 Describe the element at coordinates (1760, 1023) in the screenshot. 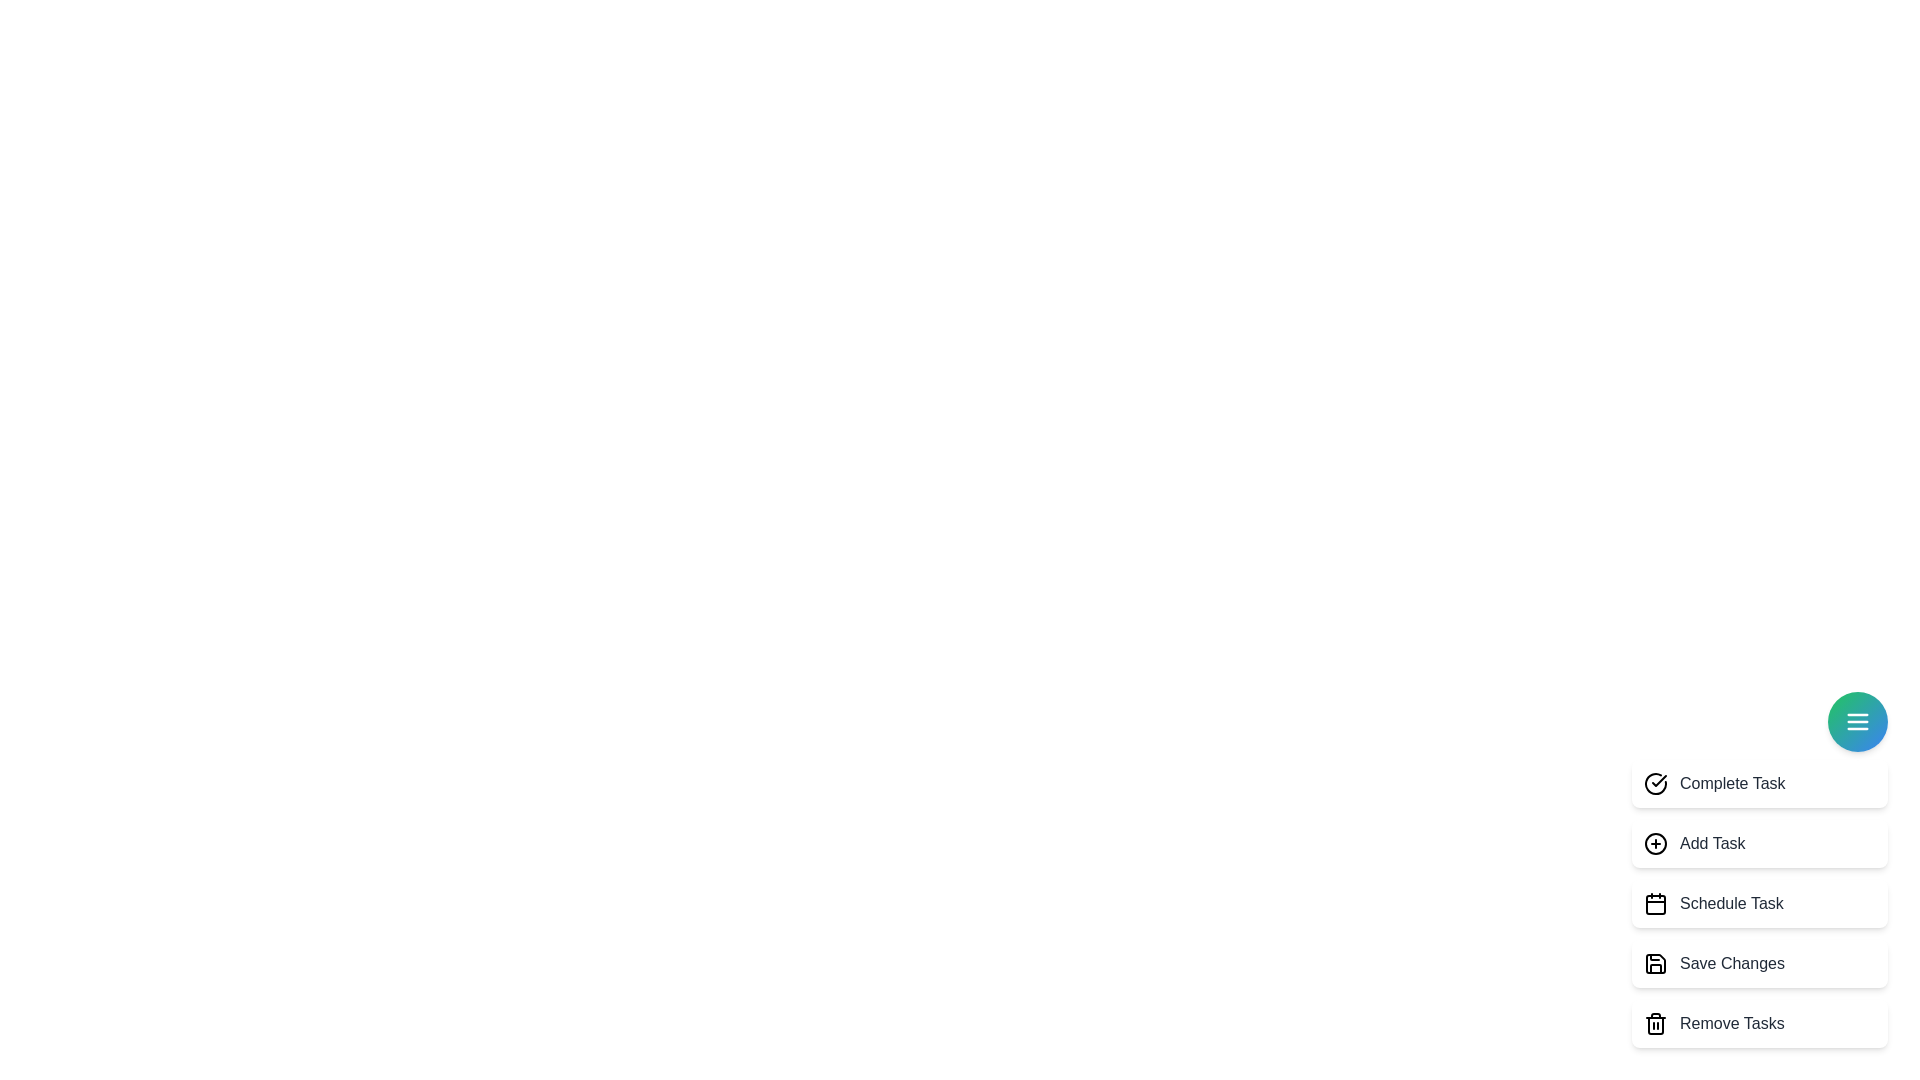

I see `the task option labeled 'Remove Tasks' to select it` at that location.